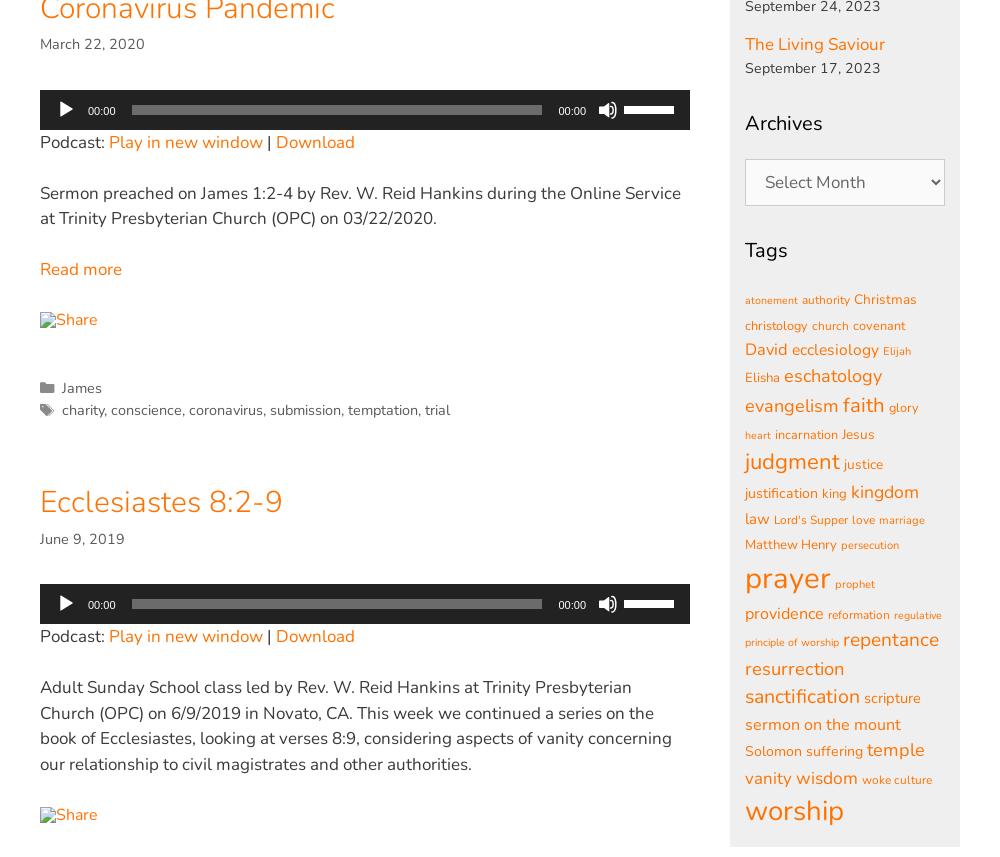 Image resolution: width=1000 pixels, height=857 pixels. Describe the element at coordinates (794, 666) in the screenshot. I see `'resurrection'` at that location.